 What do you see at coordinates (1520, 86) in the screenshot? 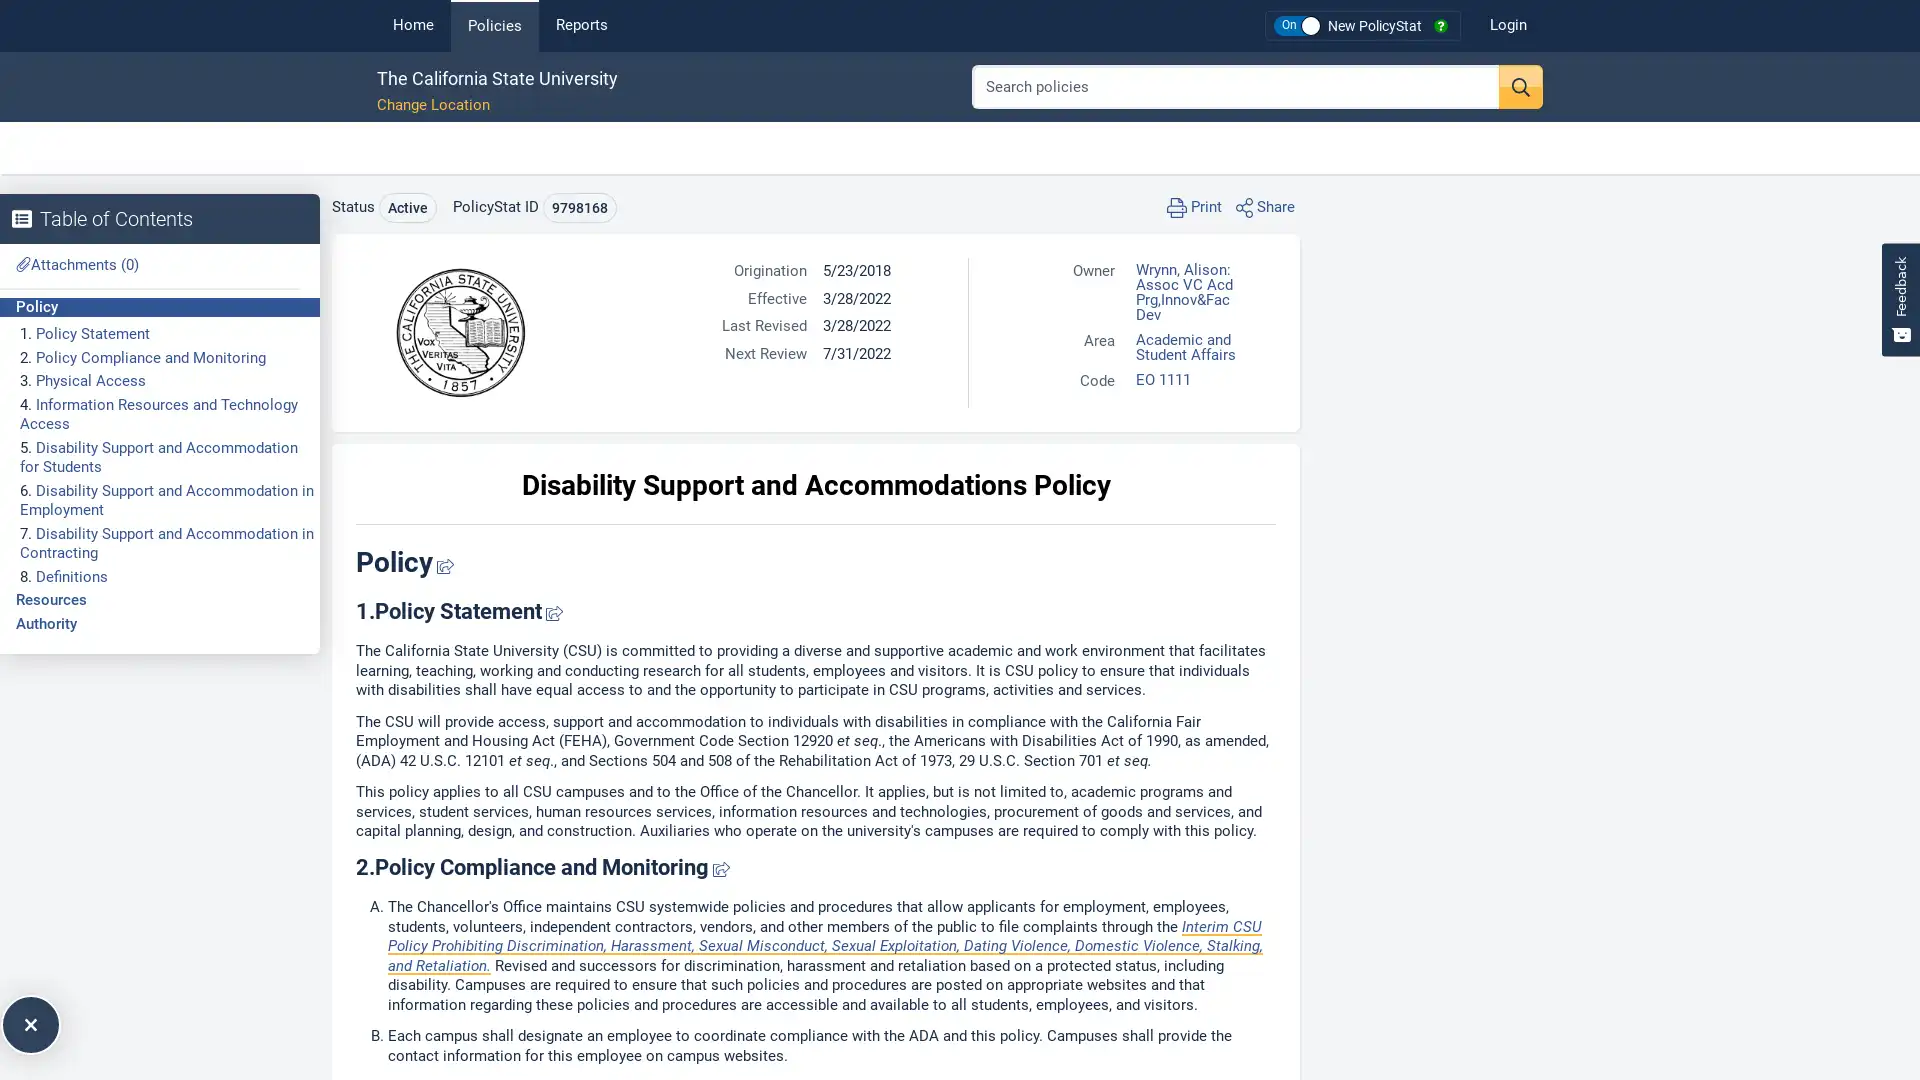
I see `Search button` at bounding box center [1520, 86].